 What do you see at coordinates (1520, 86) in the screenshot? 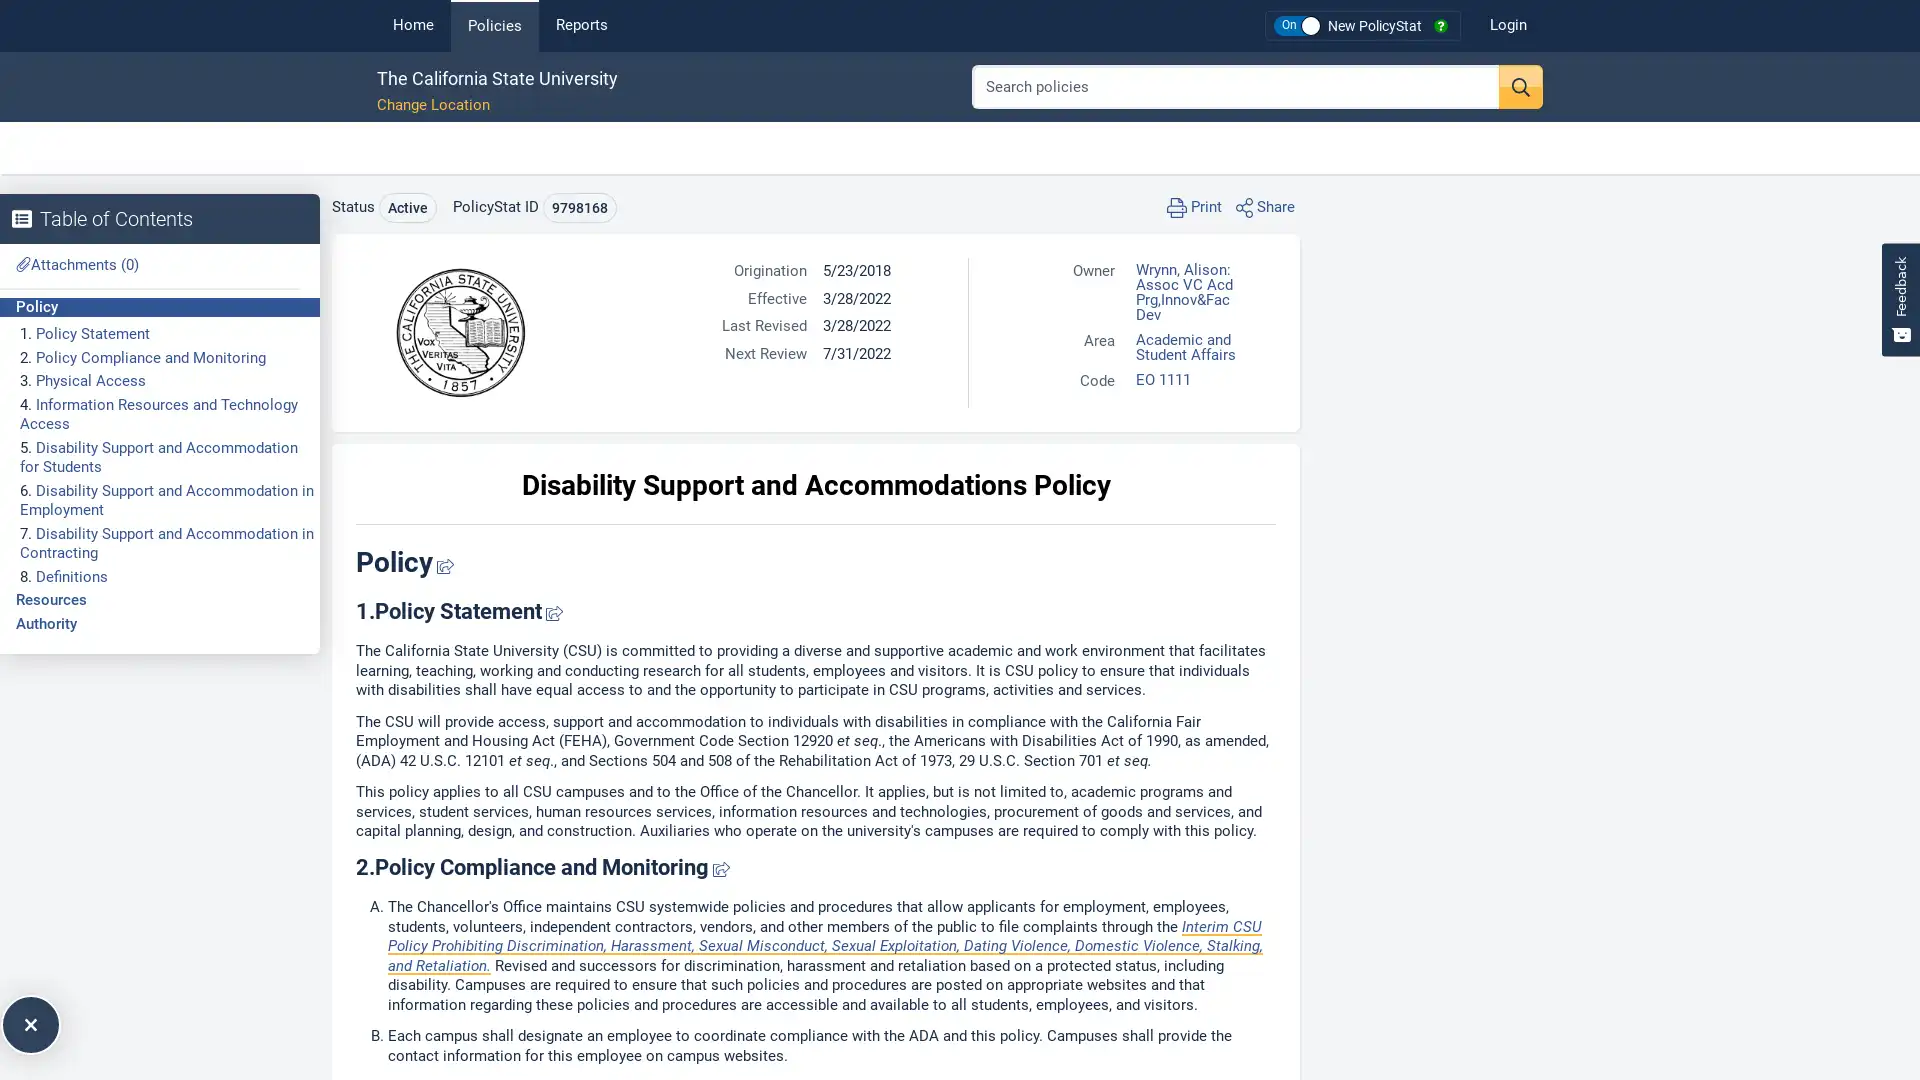
I see `Search button` at bounding box center [1520, 86].